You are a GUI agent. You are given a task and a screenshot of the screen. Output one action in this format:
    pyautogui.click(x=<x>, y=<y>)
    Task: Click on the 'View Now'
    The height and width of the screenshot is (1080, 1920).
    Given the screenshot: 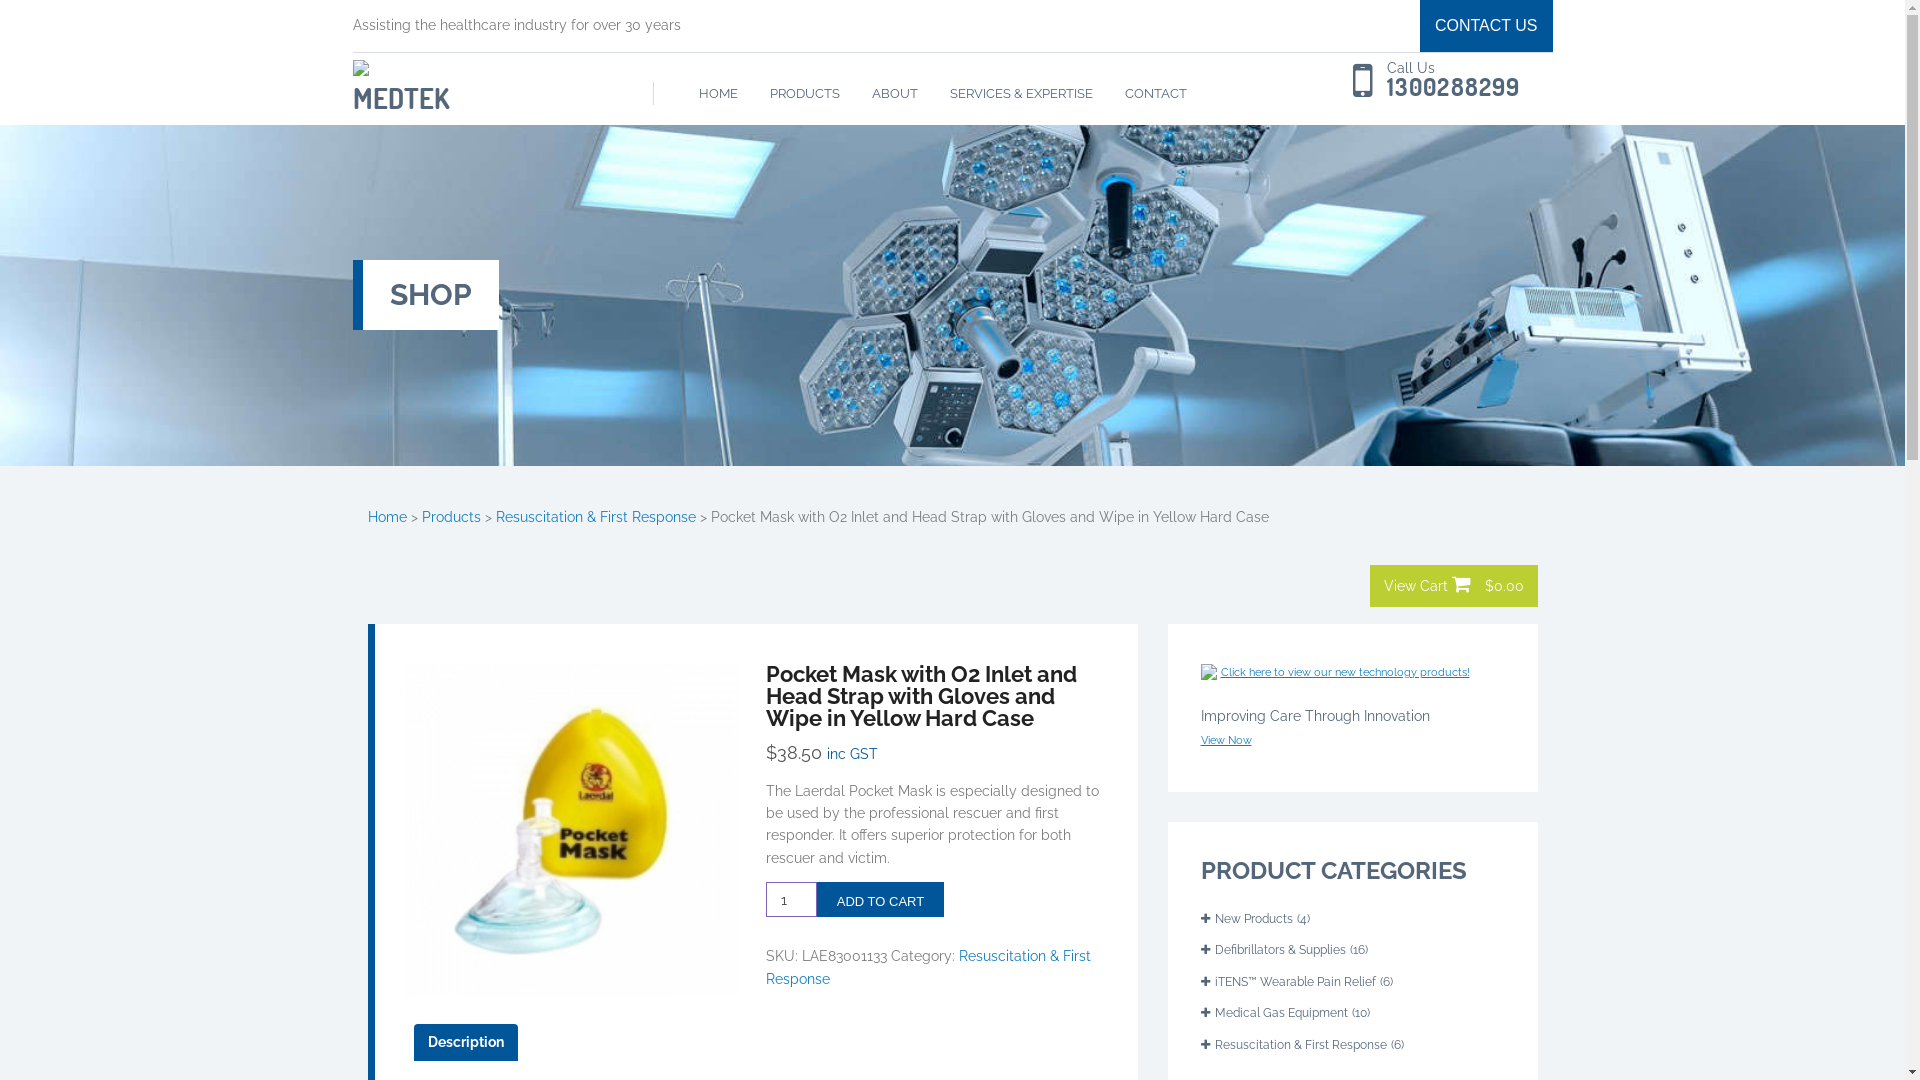 What is the action you would take?
    pyautogui.click(x=1200, y=739)
    